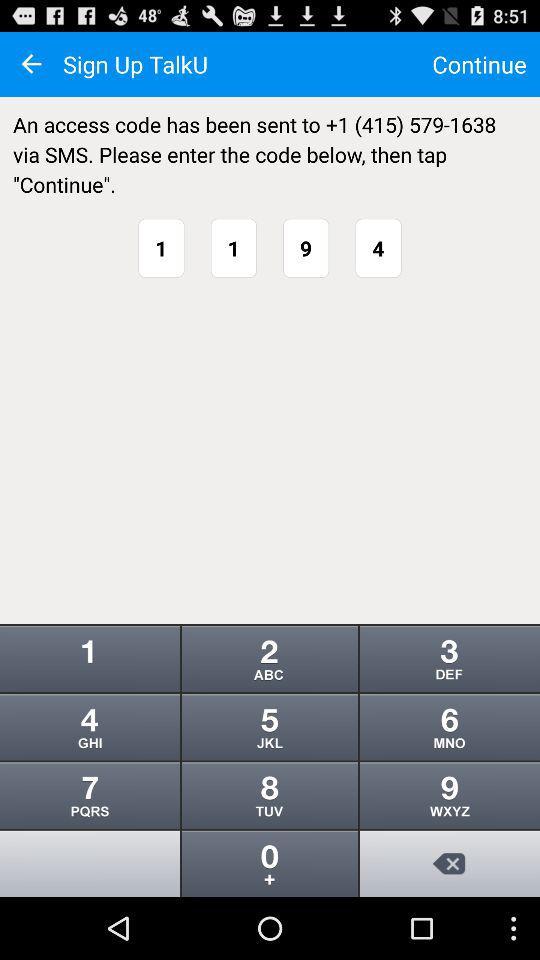  Describe the element at coordinates (270, 705) in the screenshot. I see `the more icon` at that location.